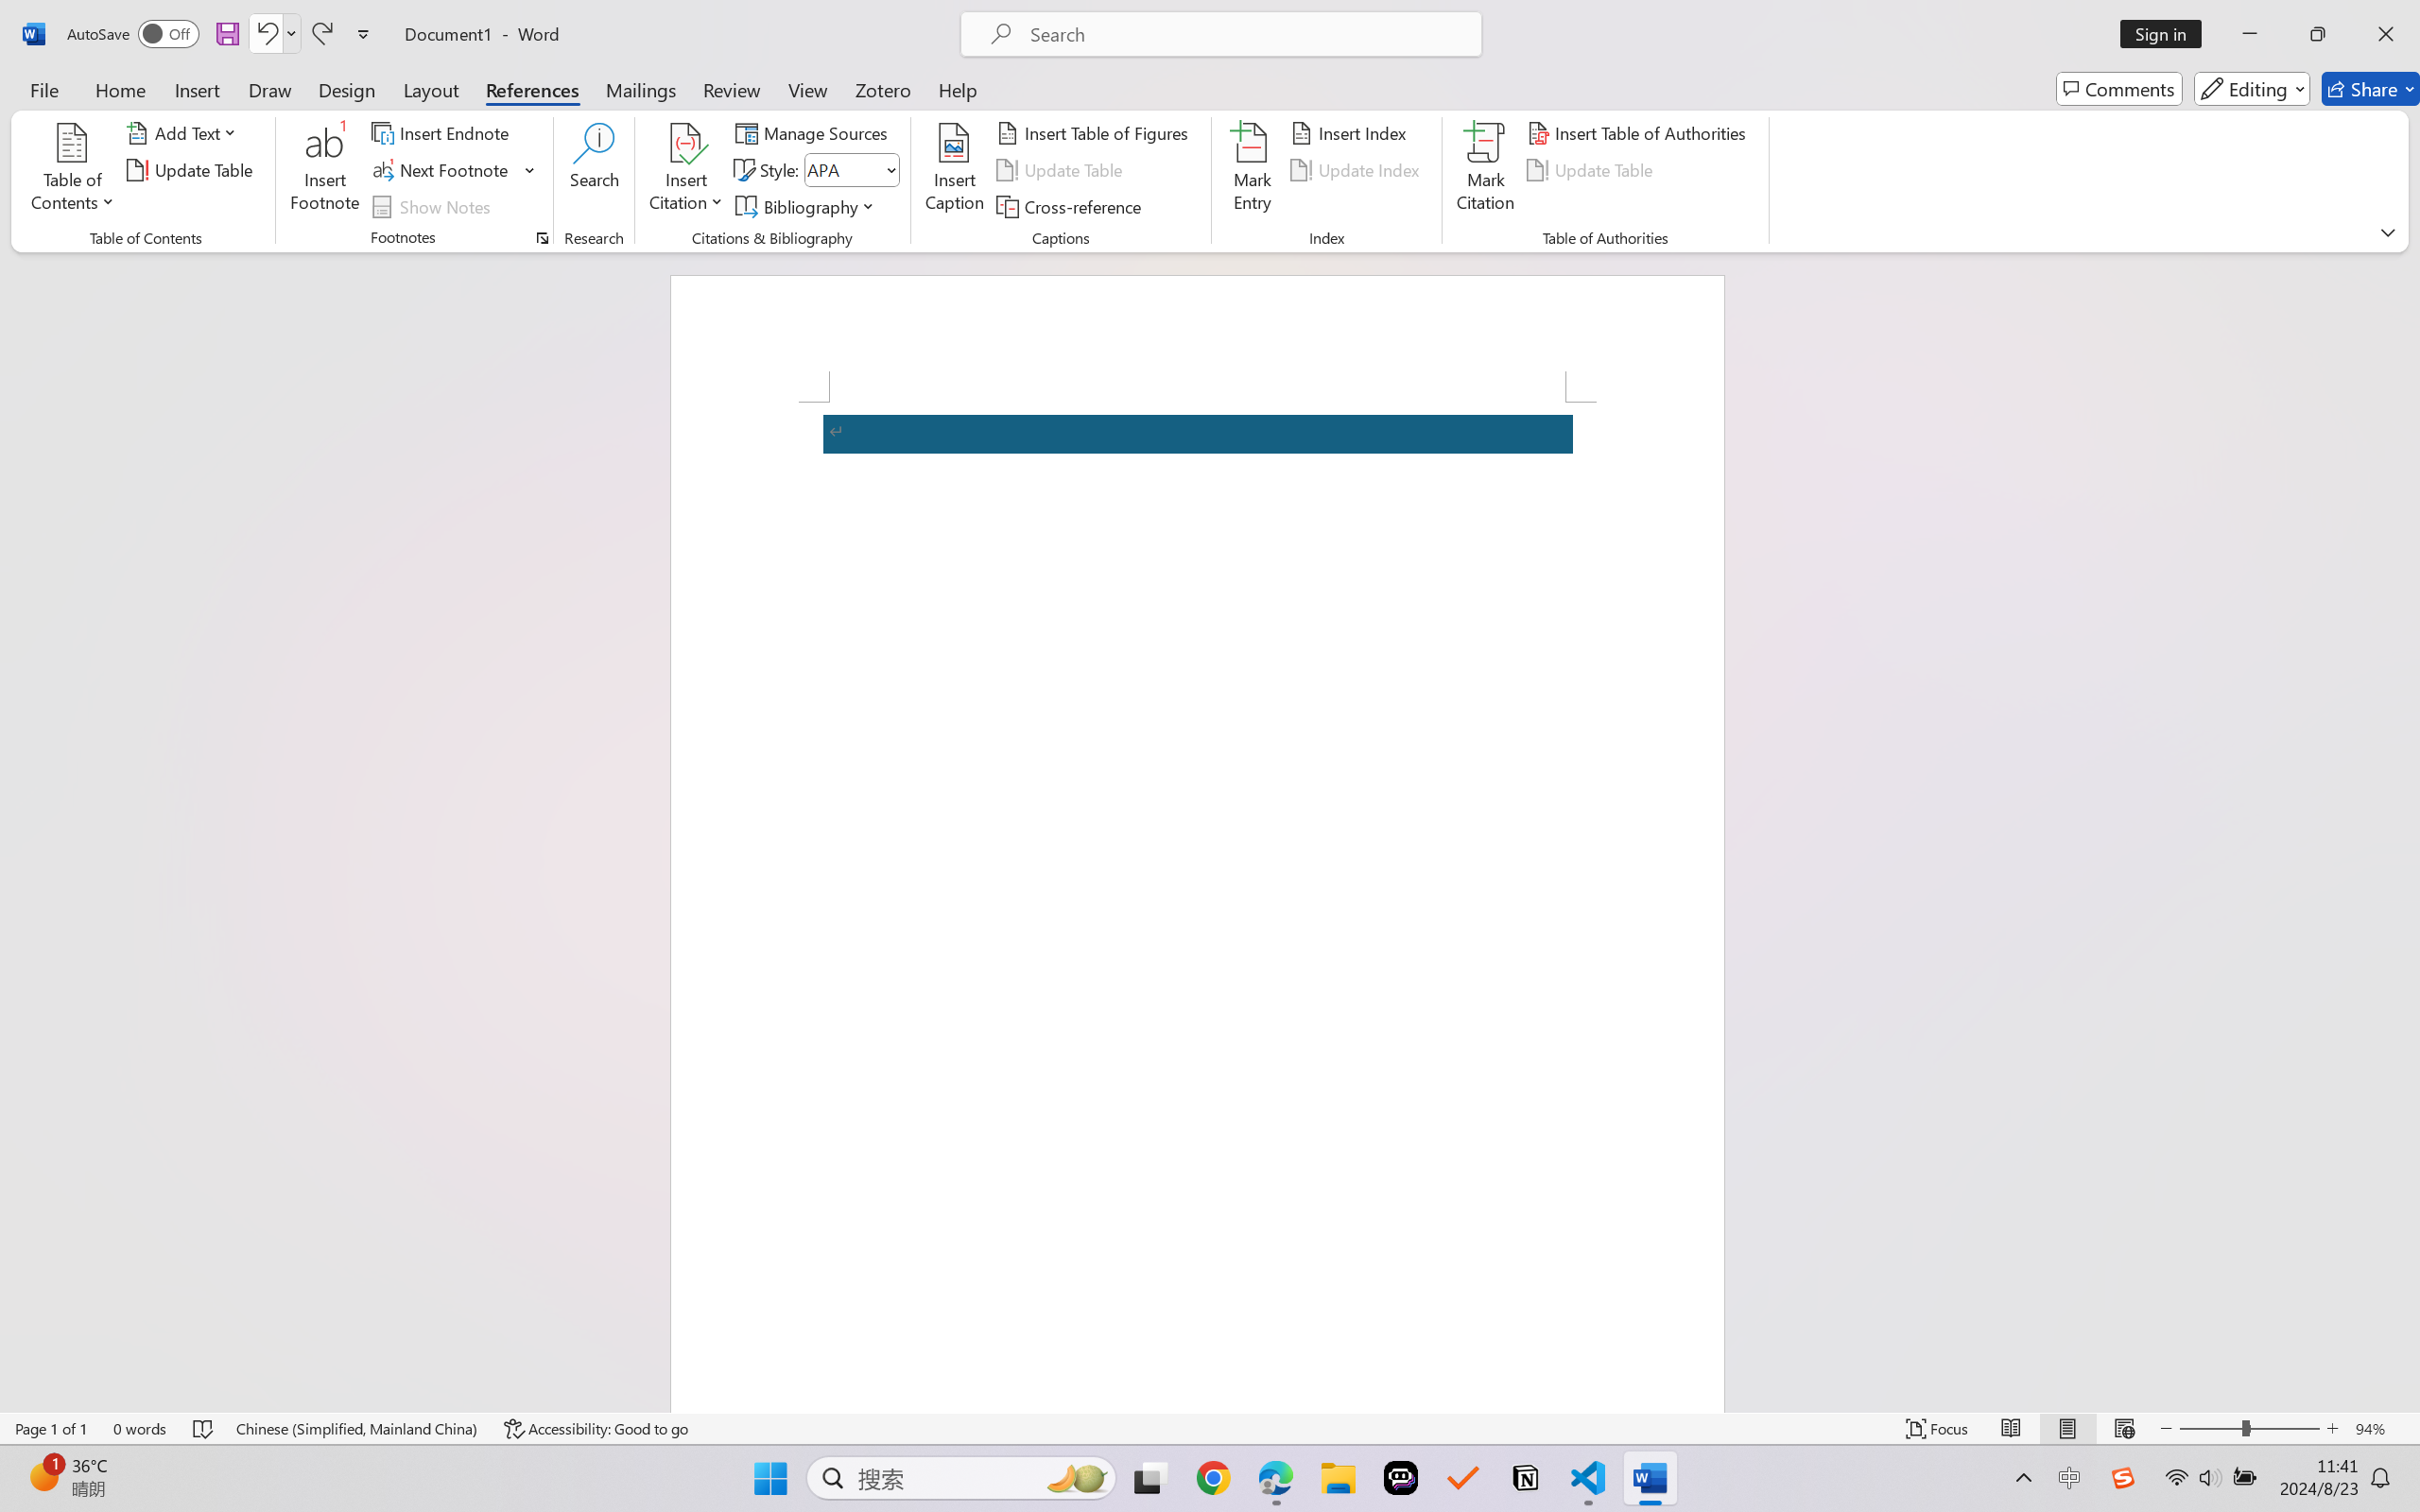  I want to click on 'Update Table', so click(1592, 170).